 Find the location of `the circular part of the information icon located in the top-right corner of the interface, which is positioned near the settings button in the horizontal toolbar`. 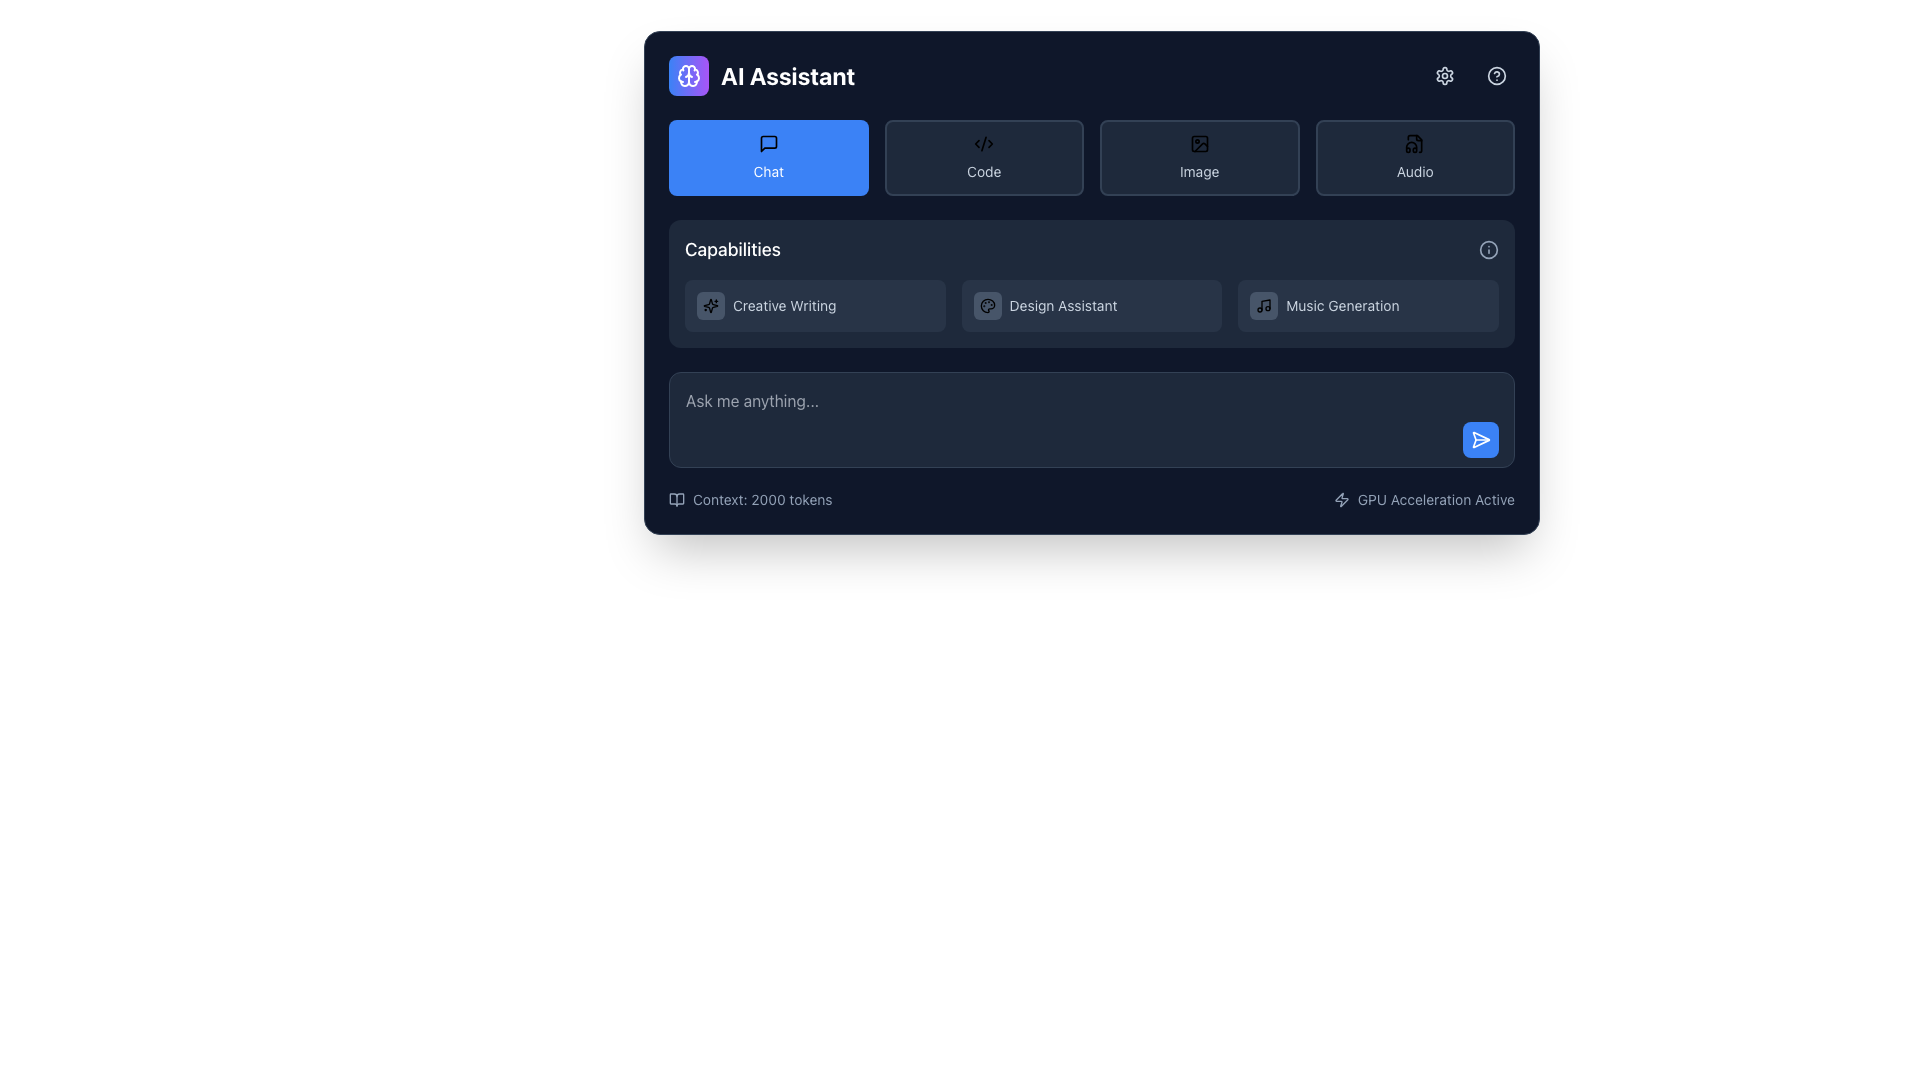

the circular part of the information icon located in the top-right corner of the interface, which is positioned near the settings button in the horizontal toolbar is located at coordinates (1488, 249).